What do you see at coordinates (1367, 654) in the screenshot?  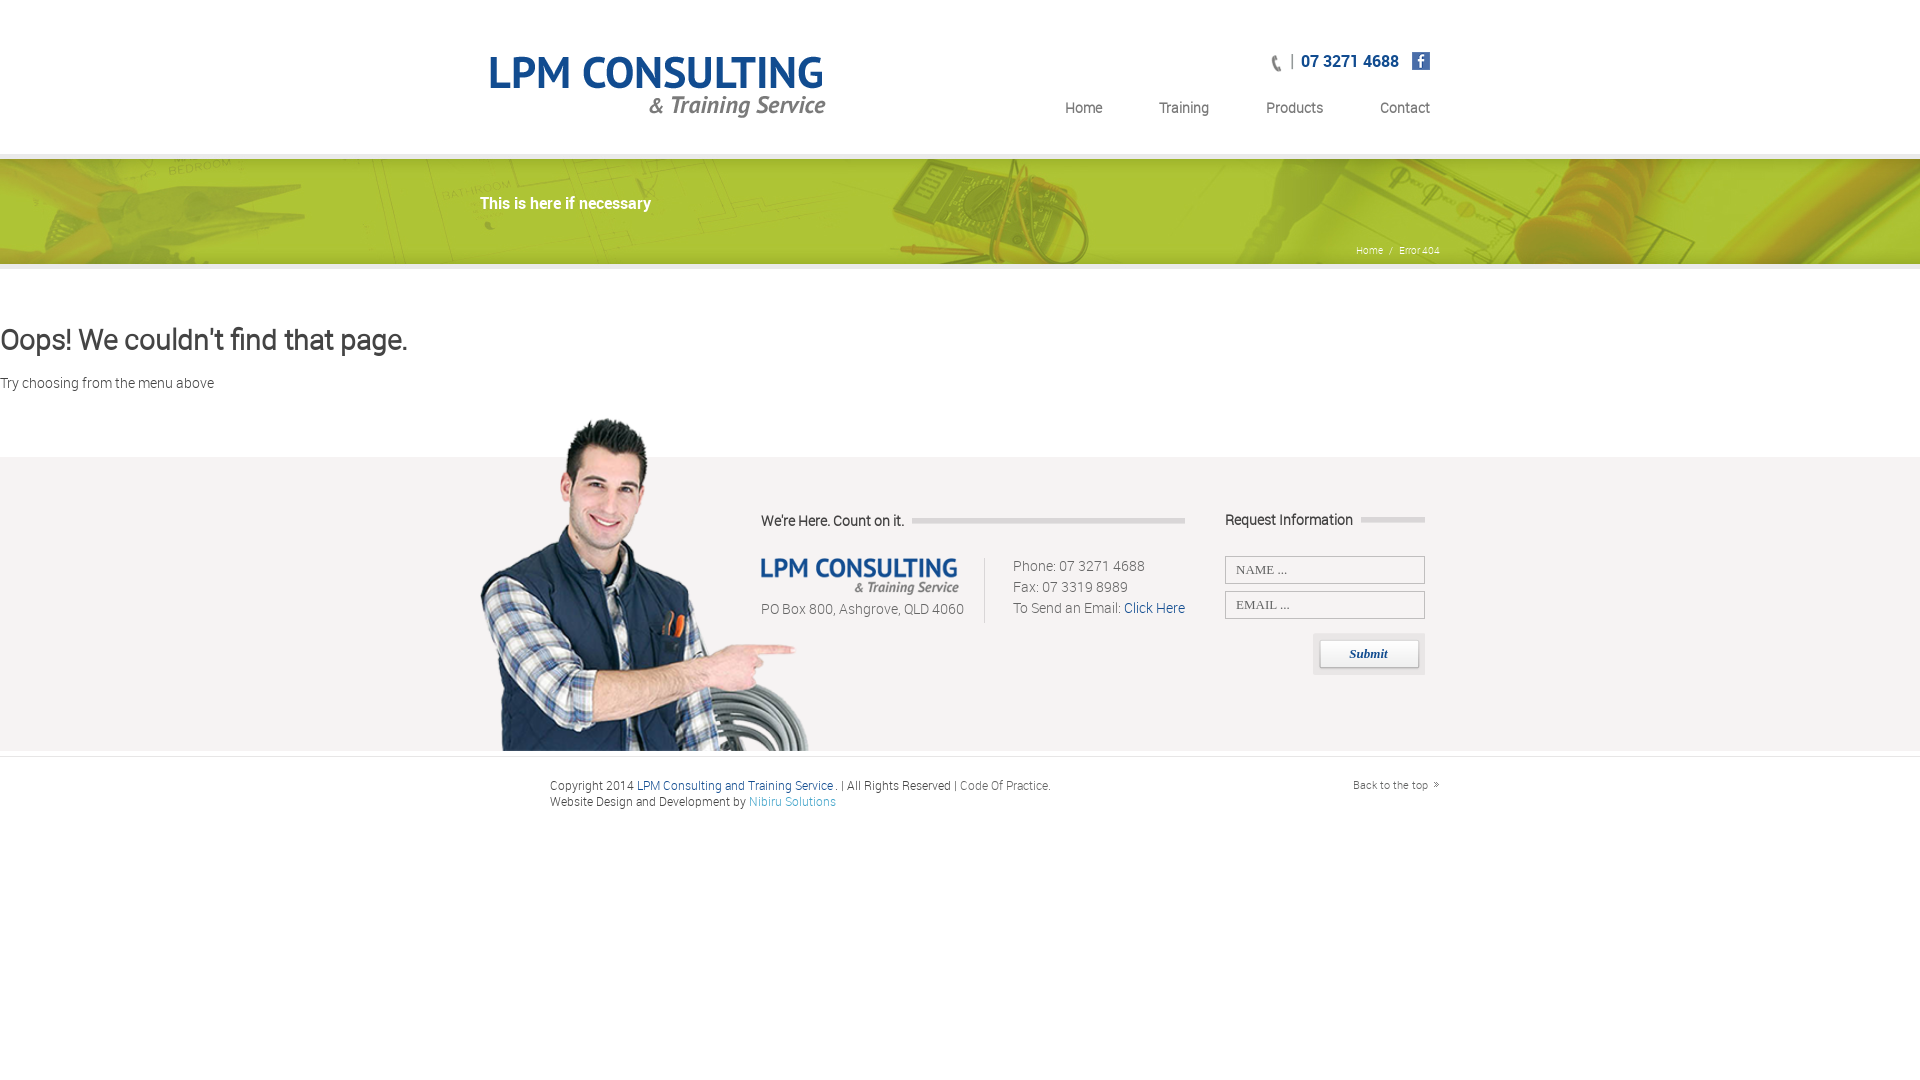 I see `'Submit'` at bounding box center [1367, 654].